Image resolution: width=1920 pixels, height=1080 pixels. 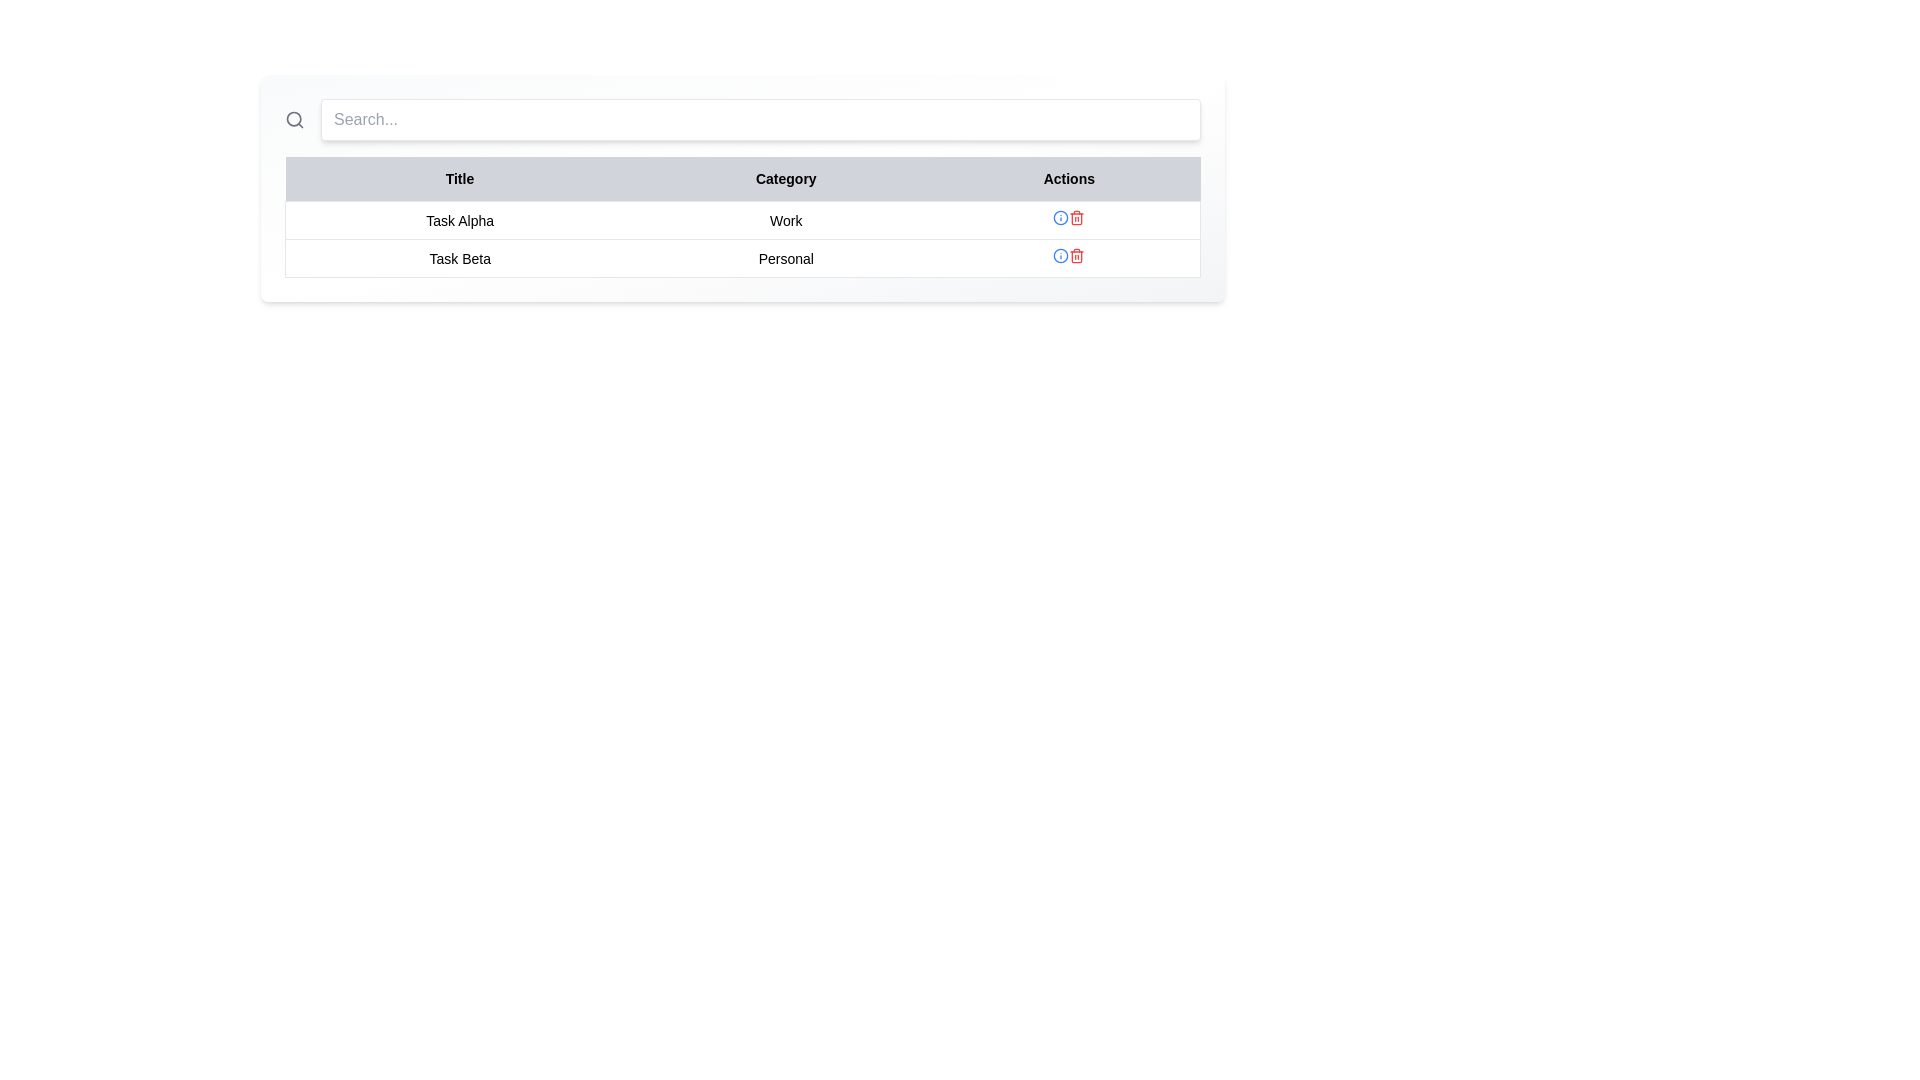 I want to click on the circular element of the search icon that represents the lens component, located in the upper-left corner of the user interface, so click(x=293, y=119).